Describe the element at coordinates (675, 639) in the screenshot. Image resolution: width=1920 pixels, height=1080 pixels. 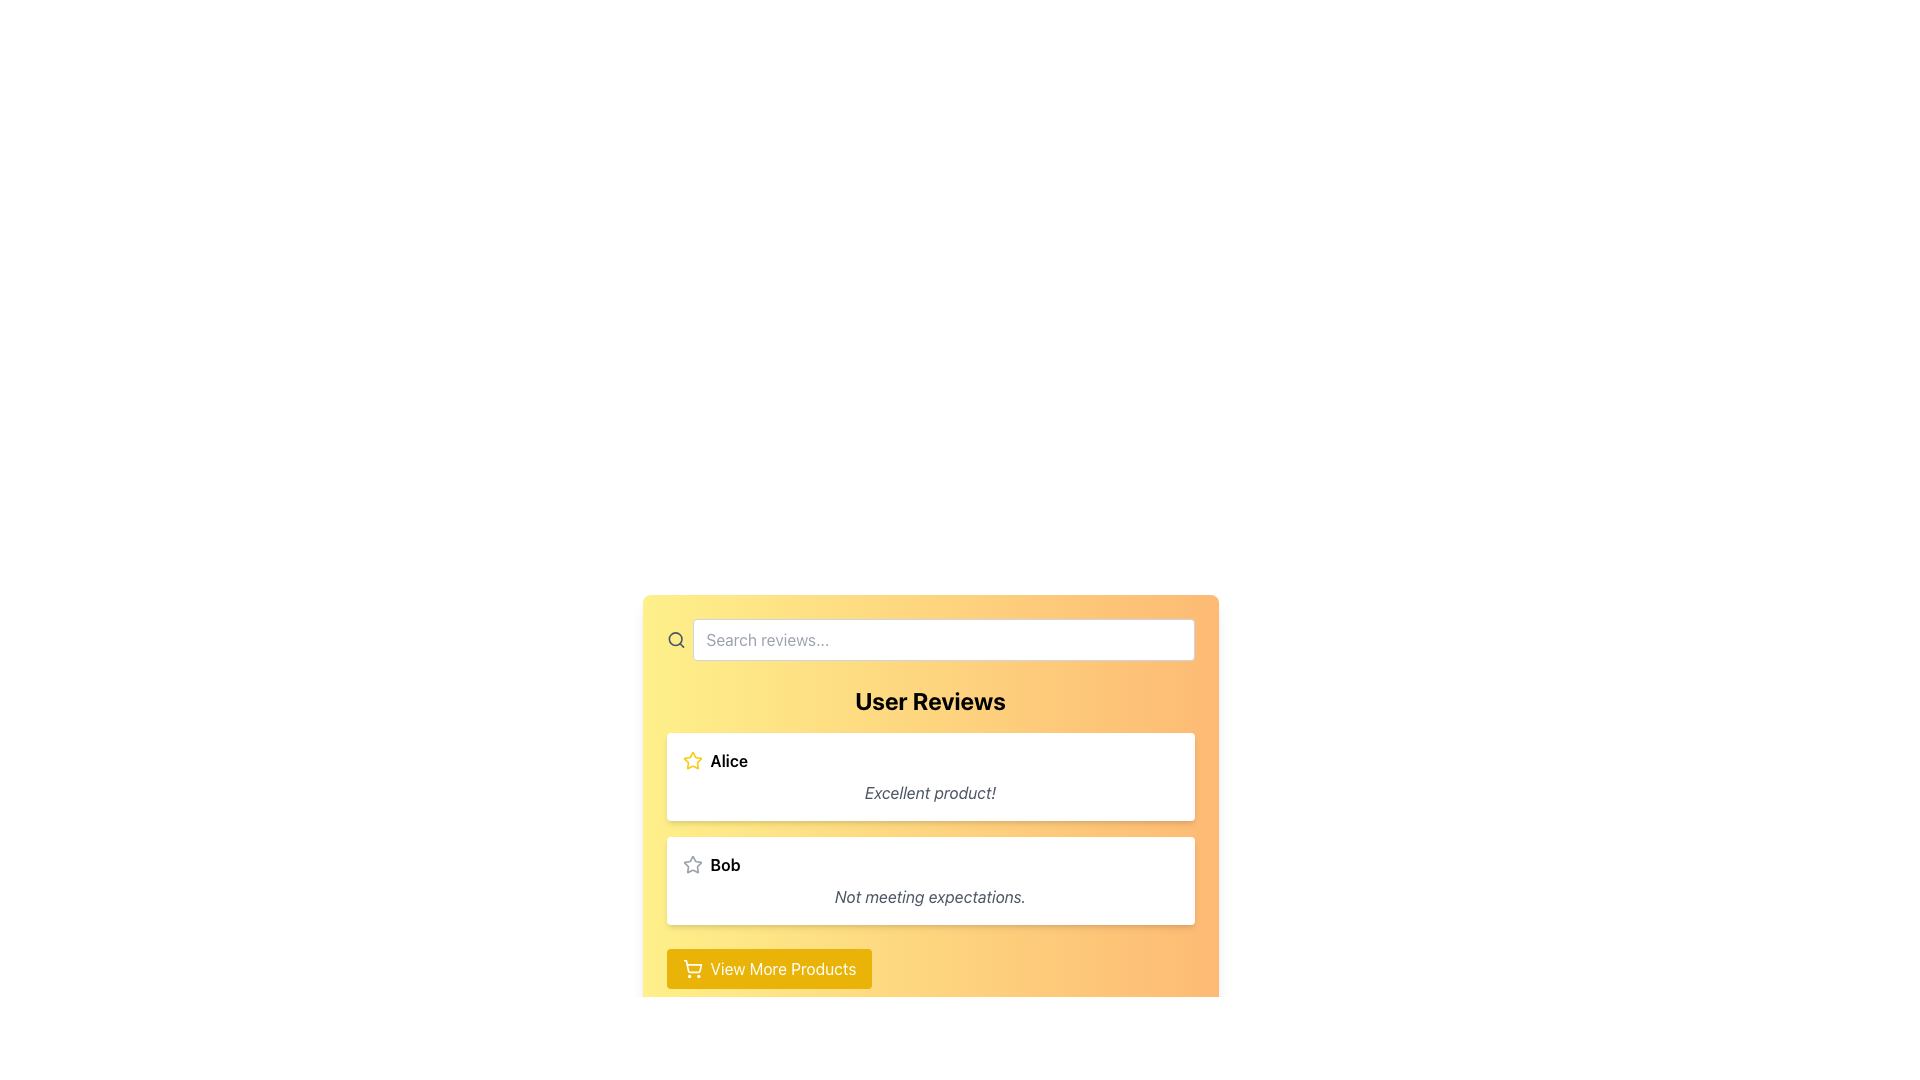
I see `the circle graphic element that is part of the search icon, located above the search text input field and slightly to the left within the circular boundary` at that location.